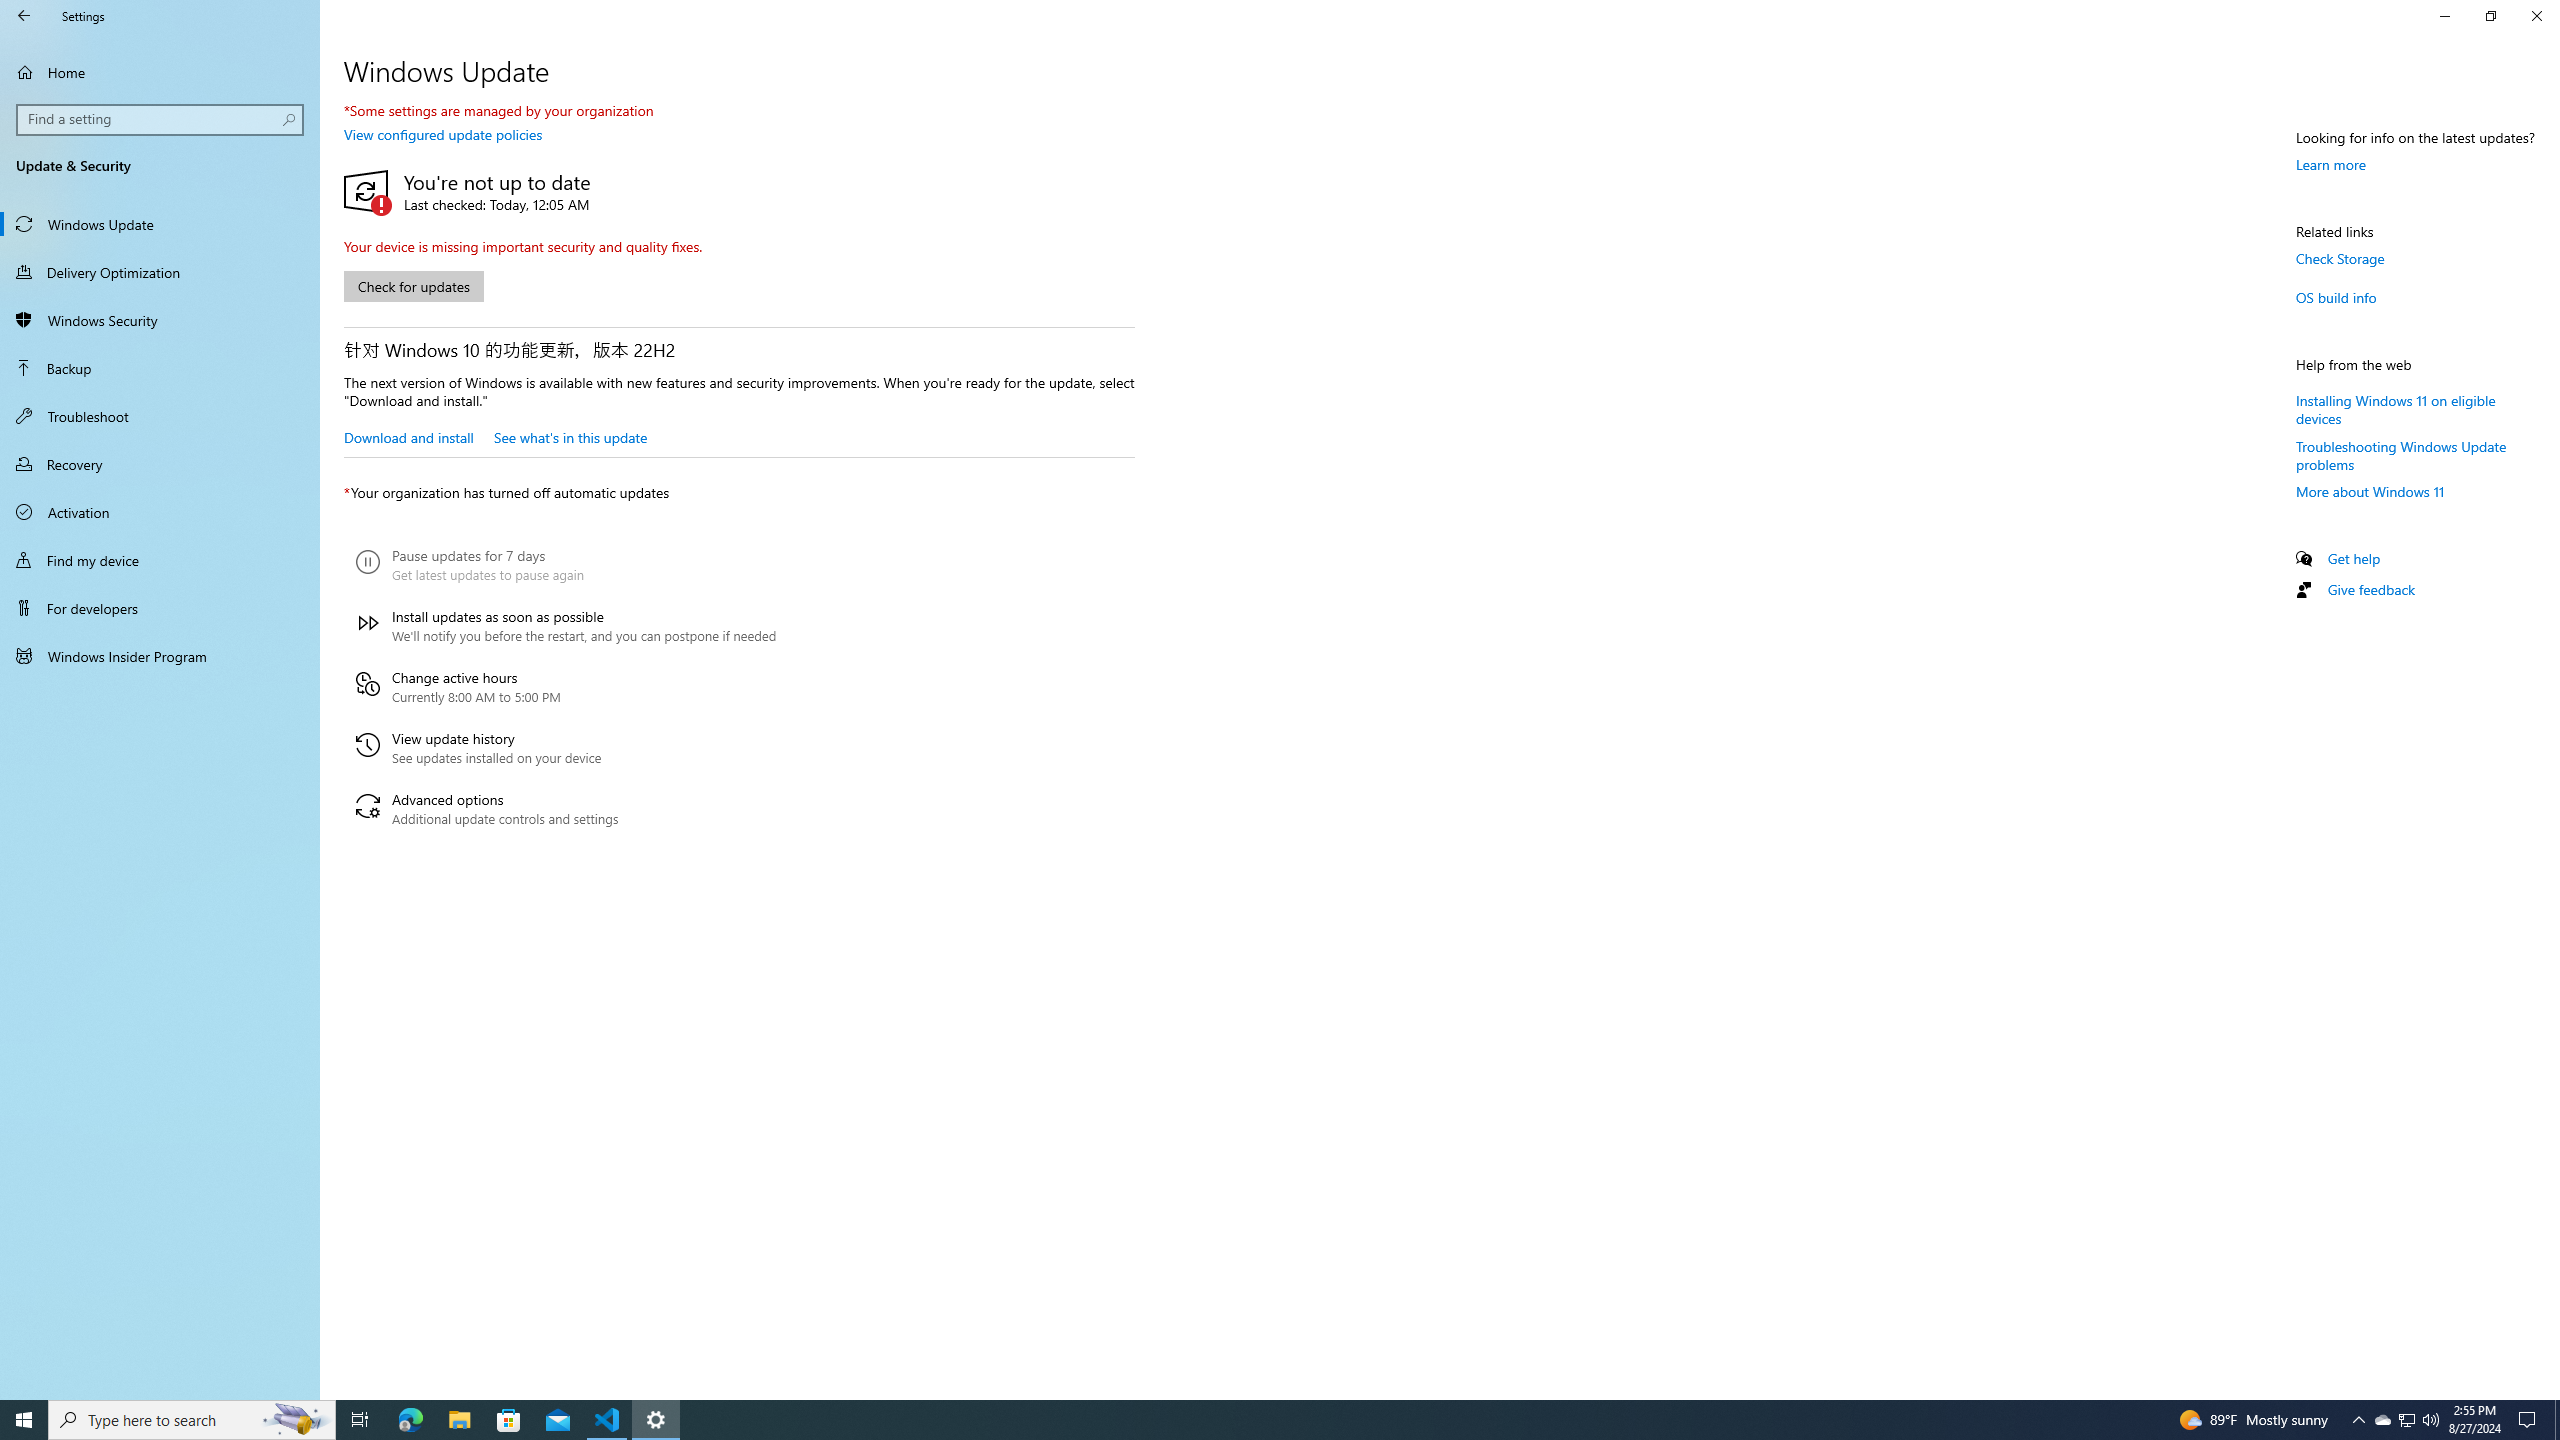 This screenshot has height=1440, width=2560. What do you see at coordinates (159, 319) in the screenshot?
I see `'Windows Security'` at bounding box center [159, 319].